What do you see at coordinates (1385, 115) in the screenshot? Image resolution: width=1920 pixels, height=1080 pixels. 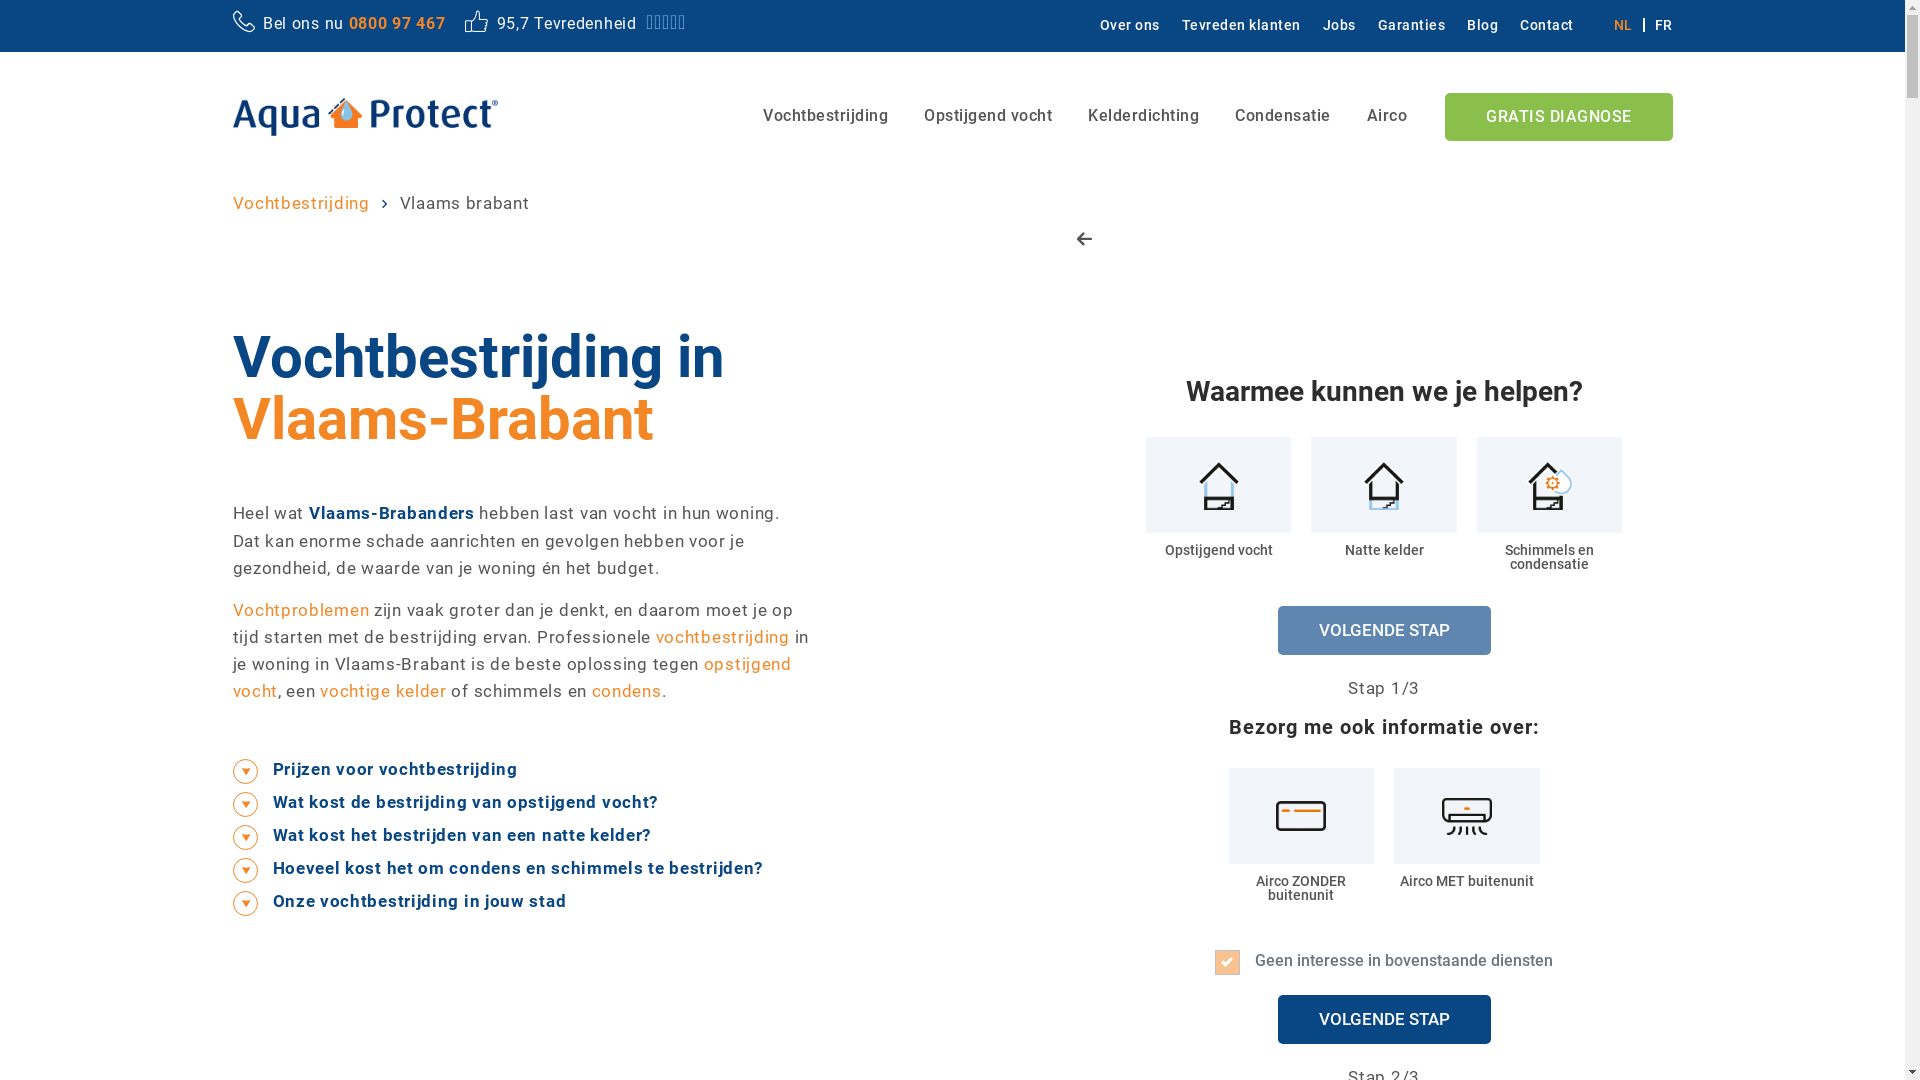 I see `'Airco'` at bounding box center [1385, 115].